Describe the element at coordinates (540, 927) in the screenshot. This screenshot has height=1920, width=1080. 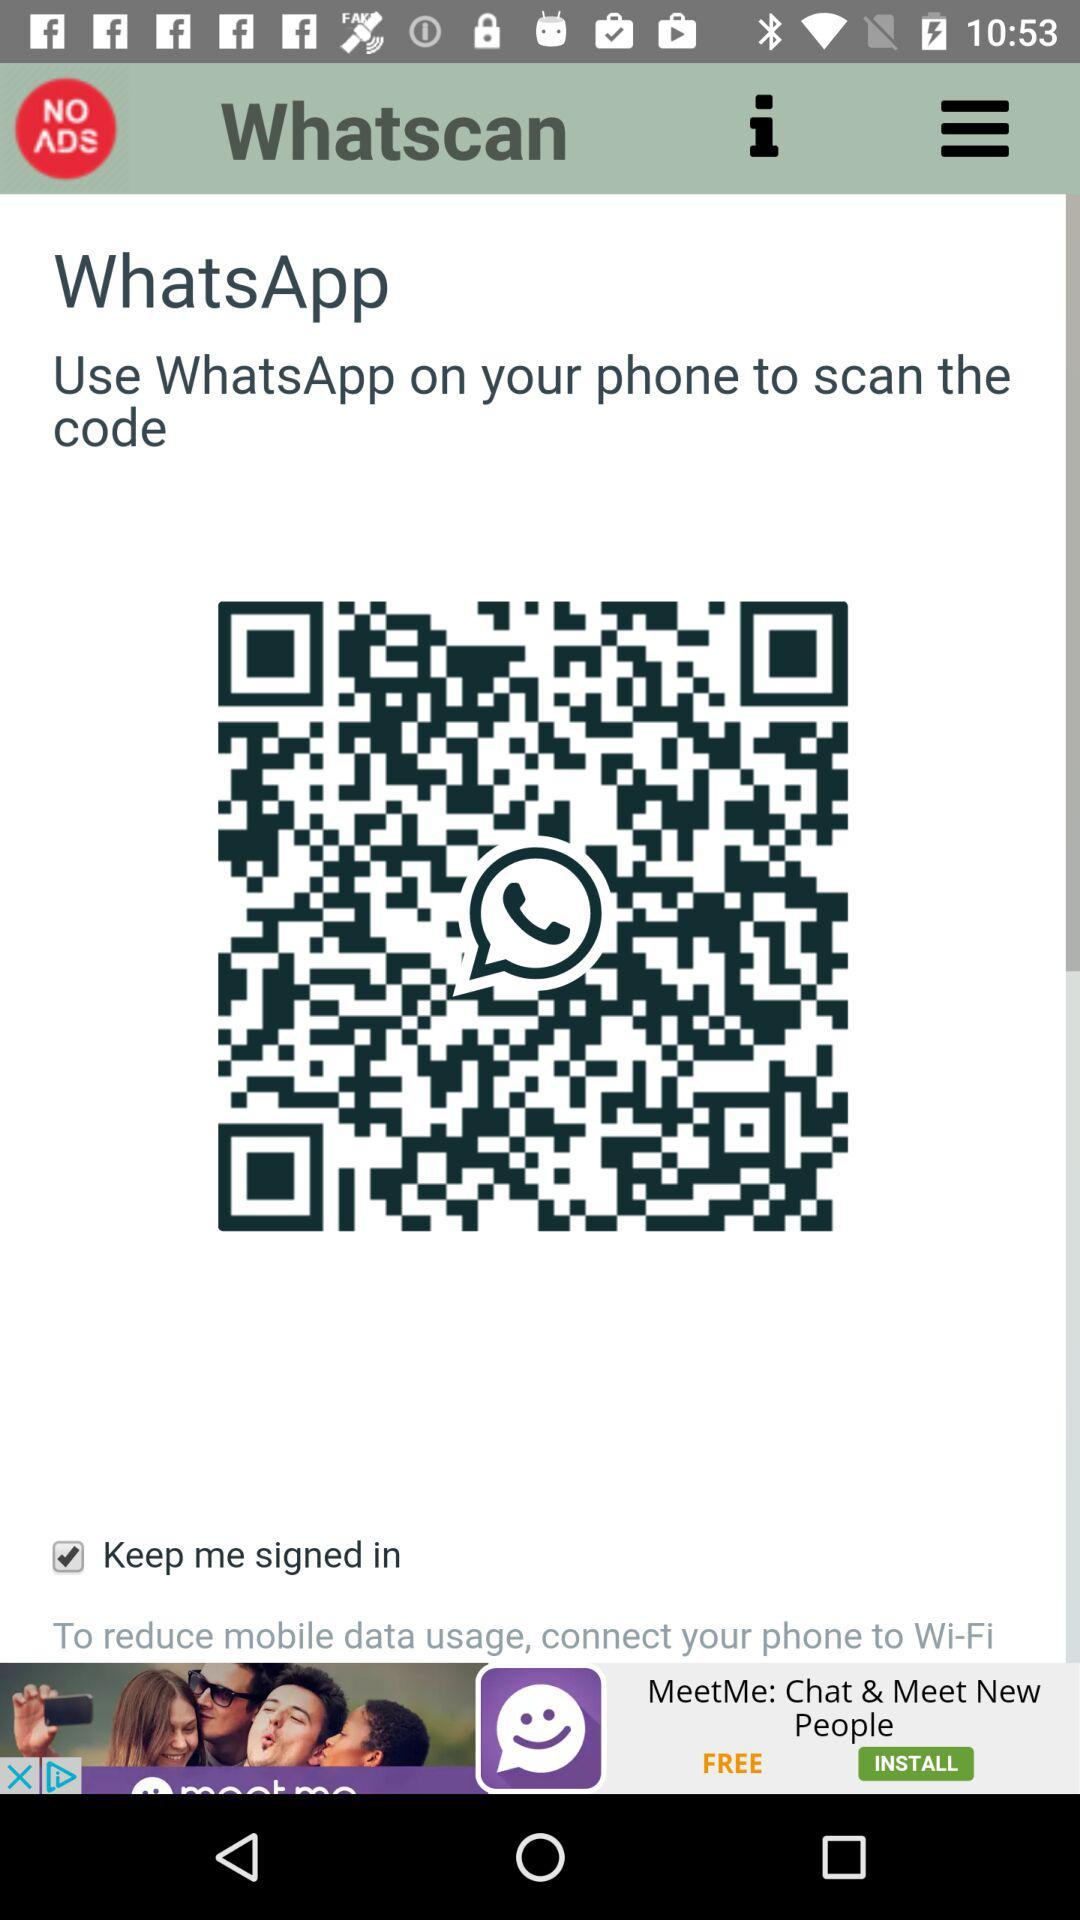
I see `whatsapp scan` at that location.